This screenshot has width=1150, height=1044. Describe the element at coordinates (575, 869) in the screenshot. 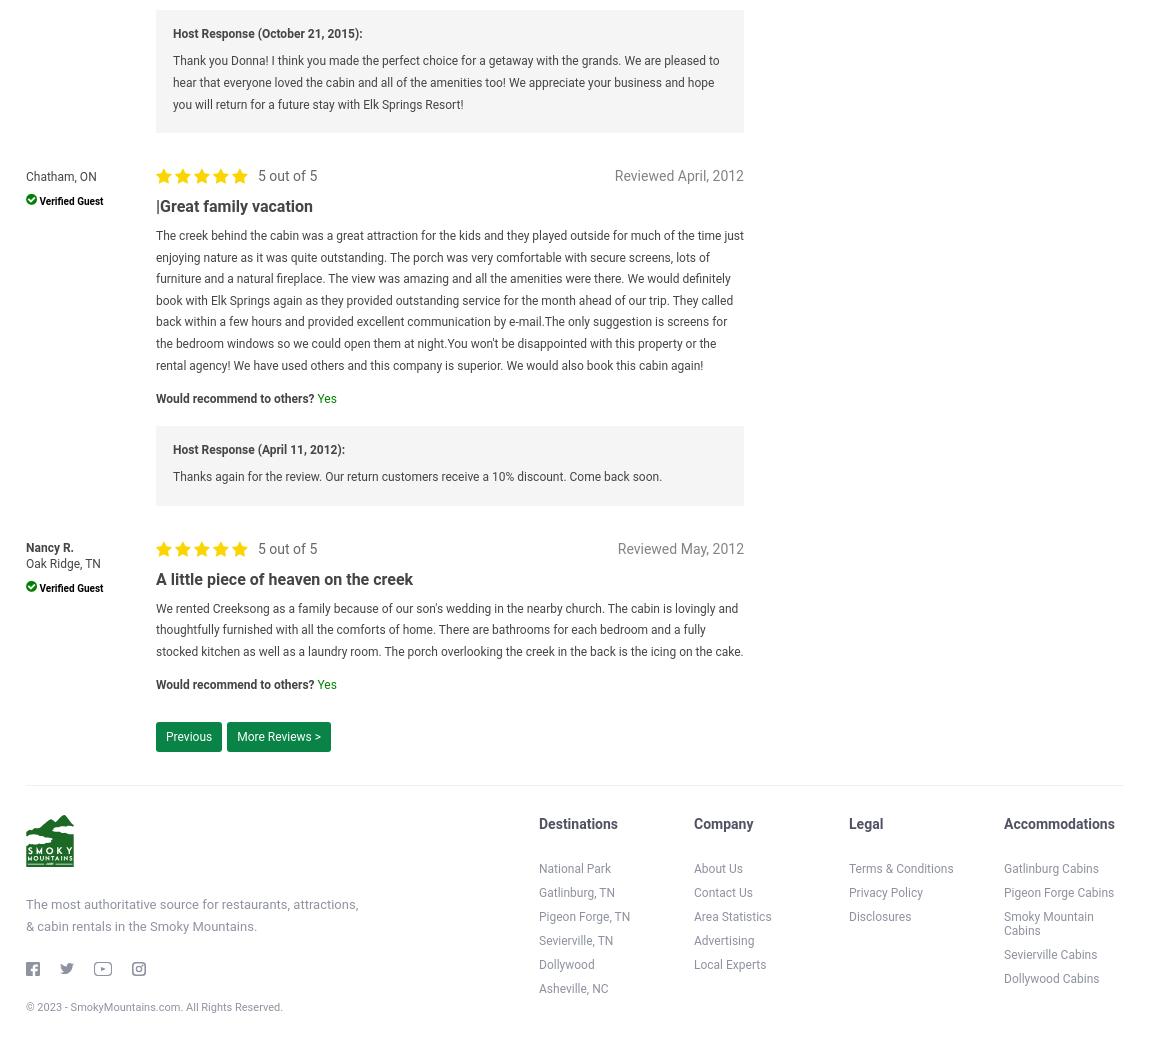

I see `'National Park'` at that location.